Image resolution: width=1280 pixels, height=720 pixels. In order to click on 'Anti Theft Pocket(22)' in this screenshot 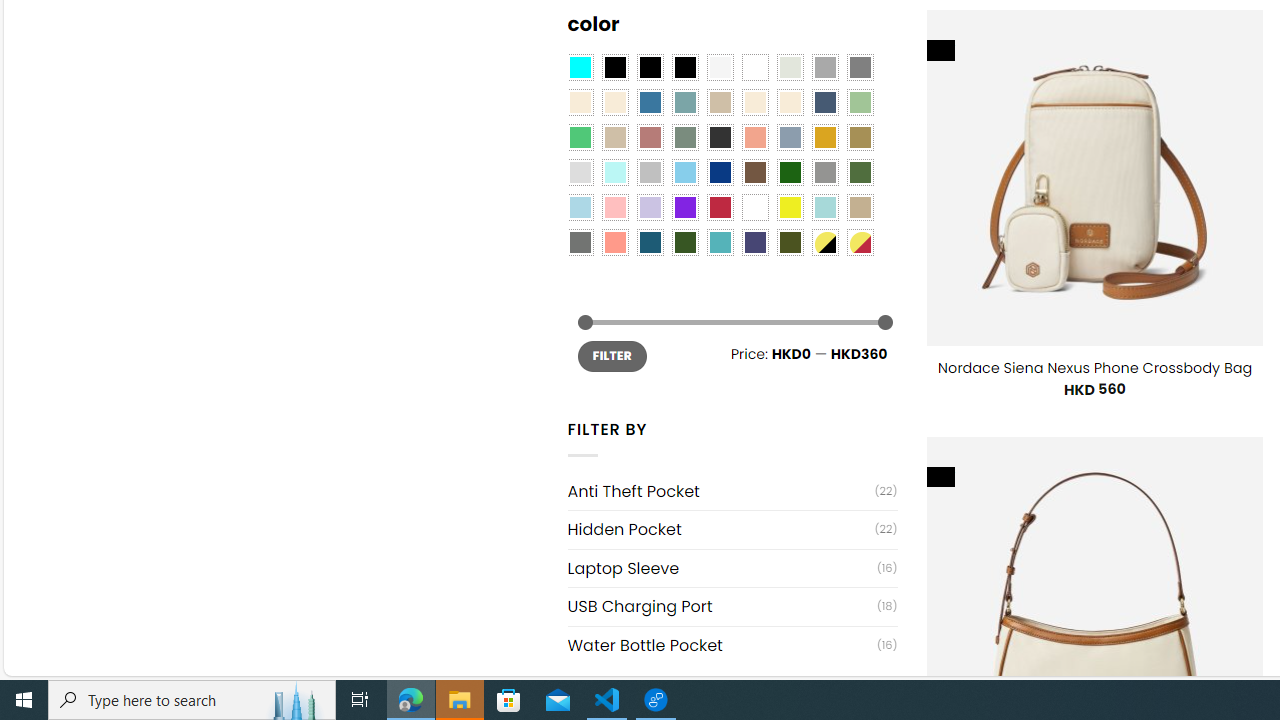, I will do `click(731, 491)`.